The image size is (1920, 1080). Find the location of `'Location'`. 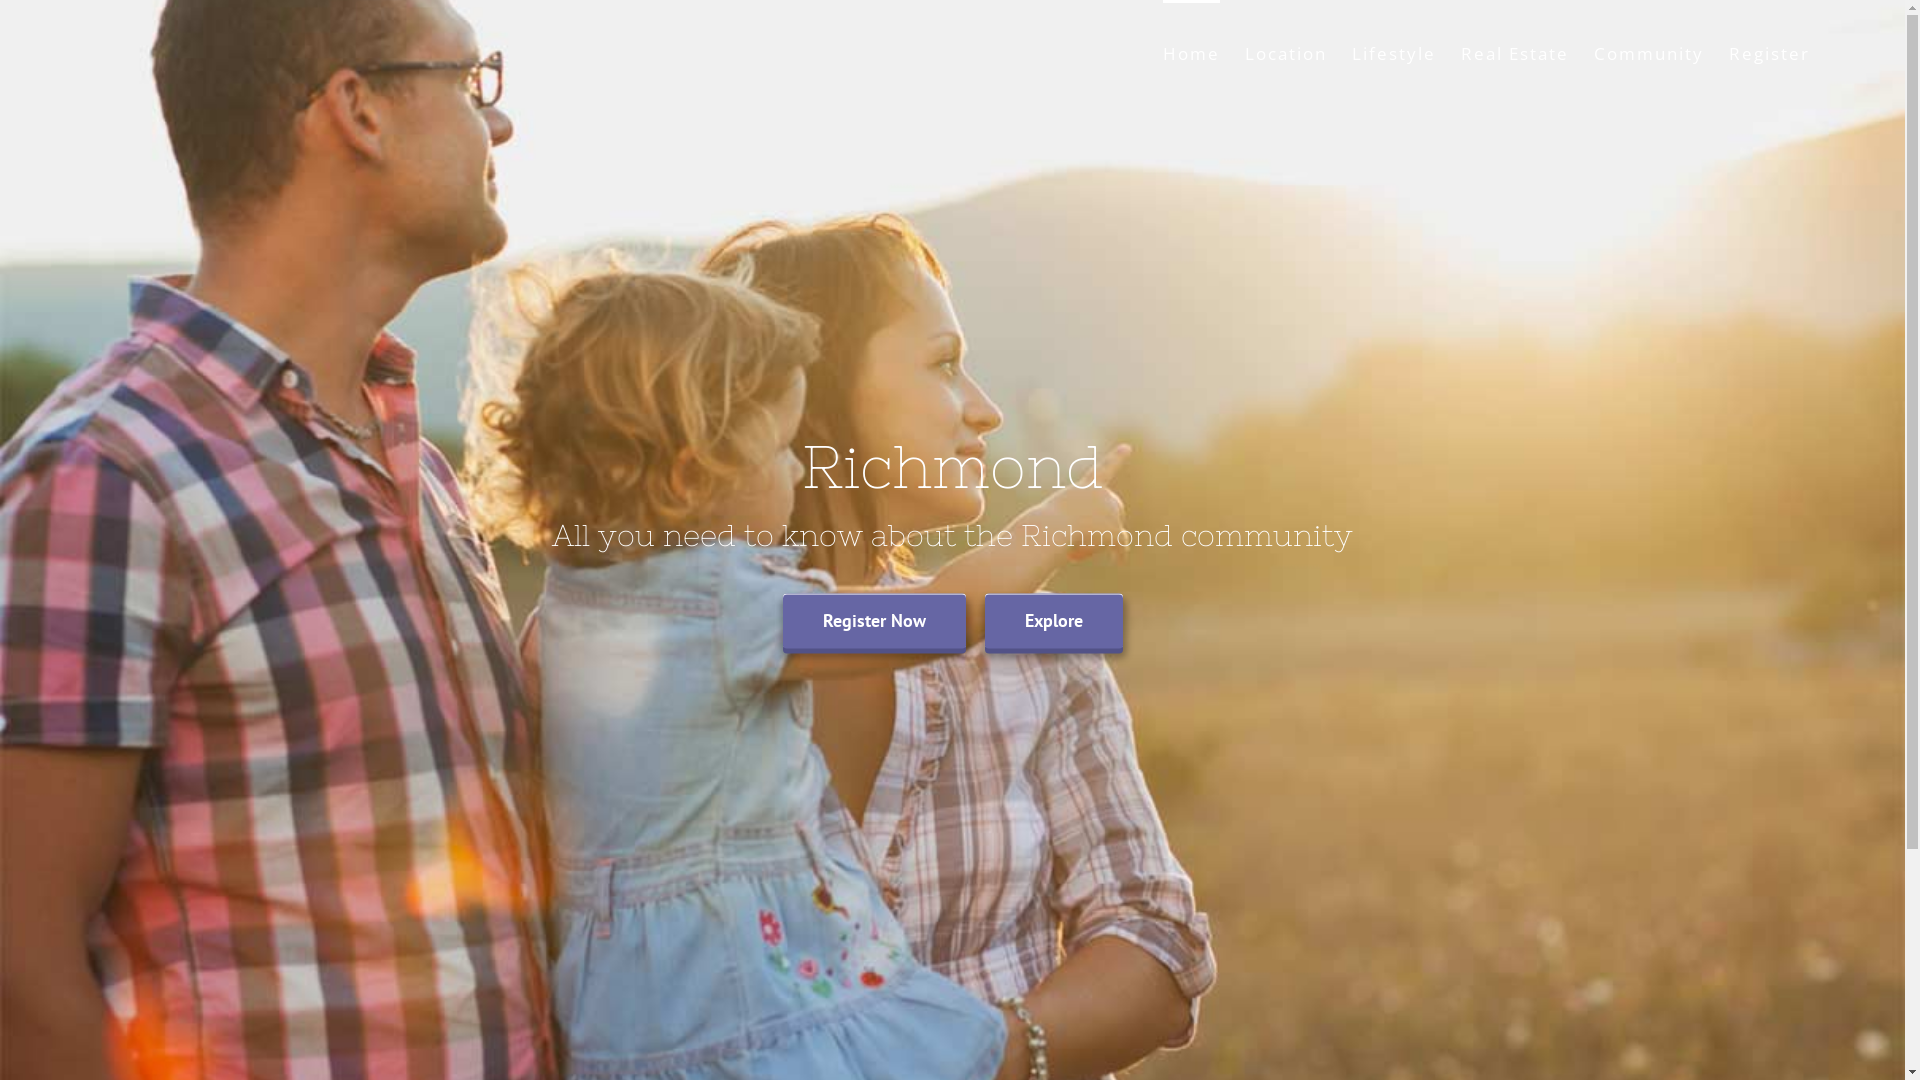

'Location' is located at coordinates (1243, 50).